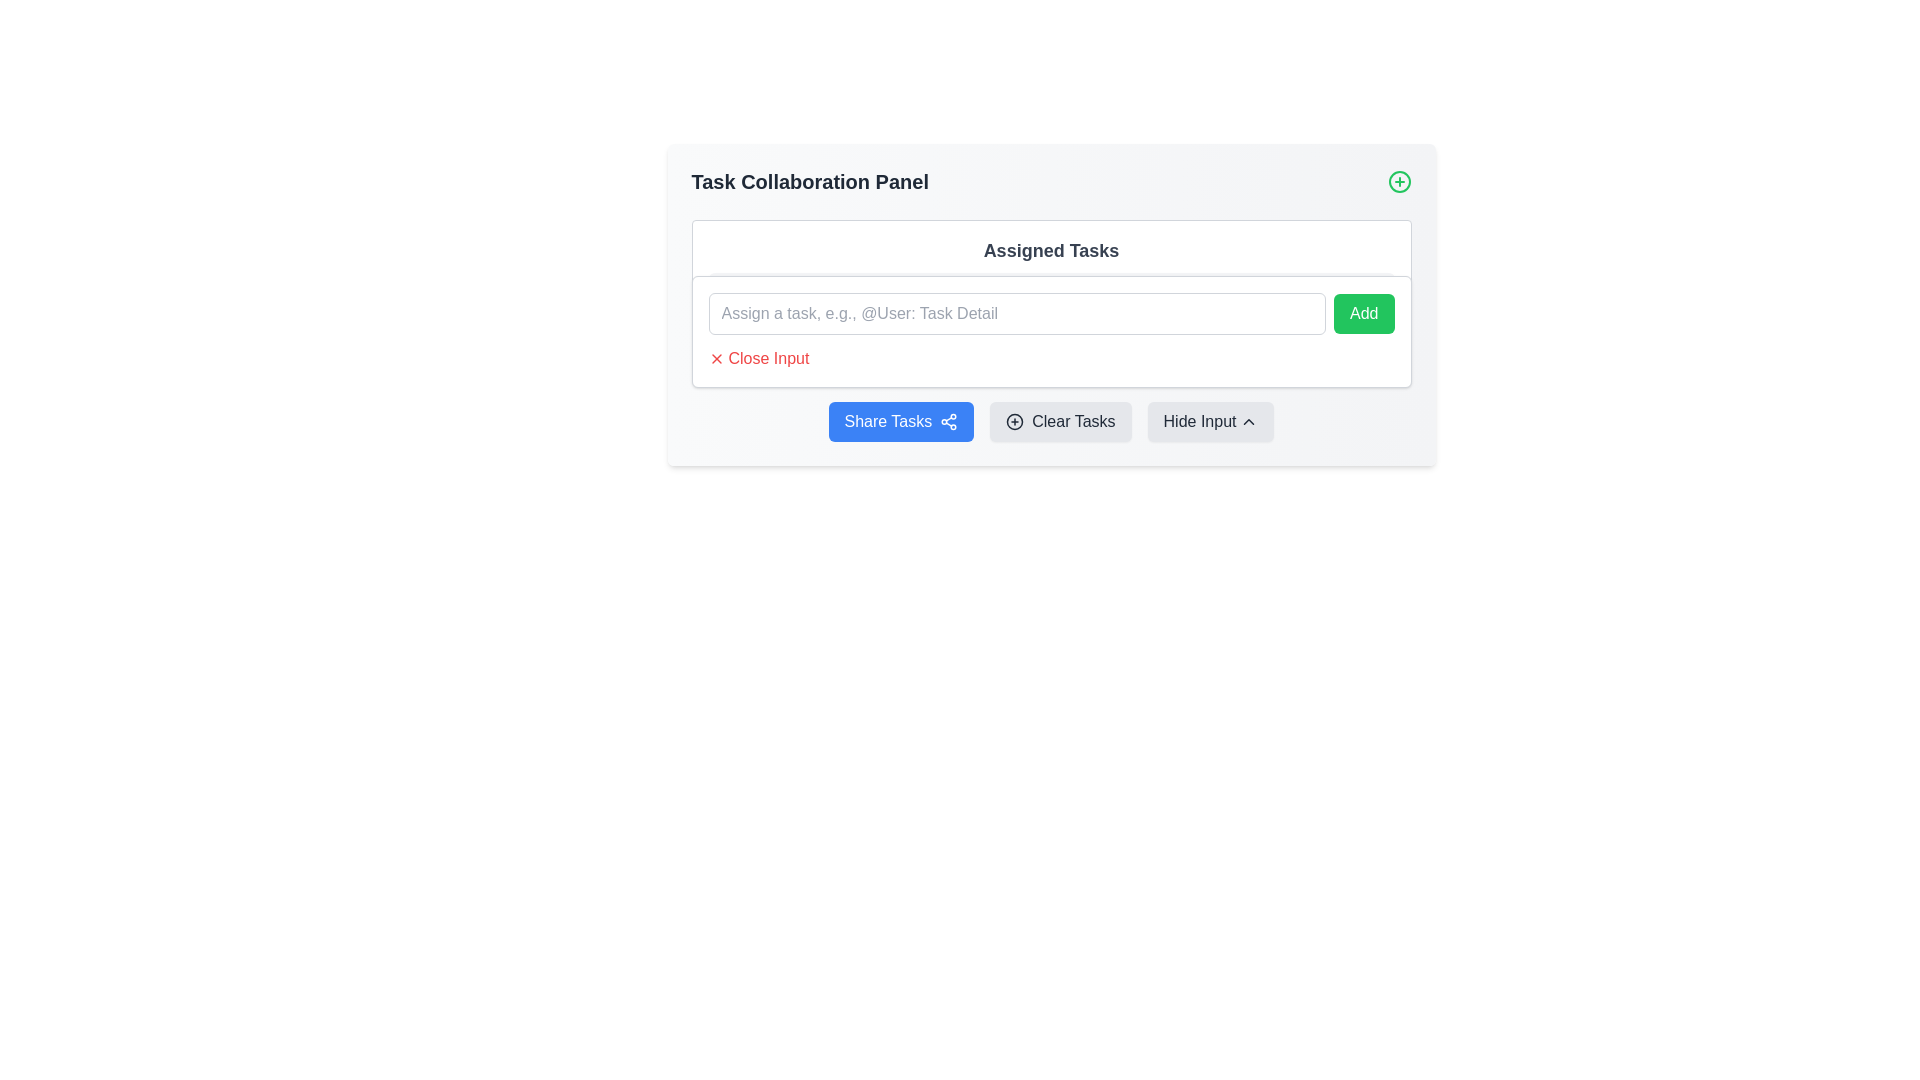 Image resolution: width=1920 pixels, height=1080 pixels. What do you see at coordinates (1050, 249) in the screenshot?
I see `the 'Assigned Tasks' text label or heading, which is styled in a bold, large dark gray font and serves as a header for the tasks list` at bounding box center [1050, 249].